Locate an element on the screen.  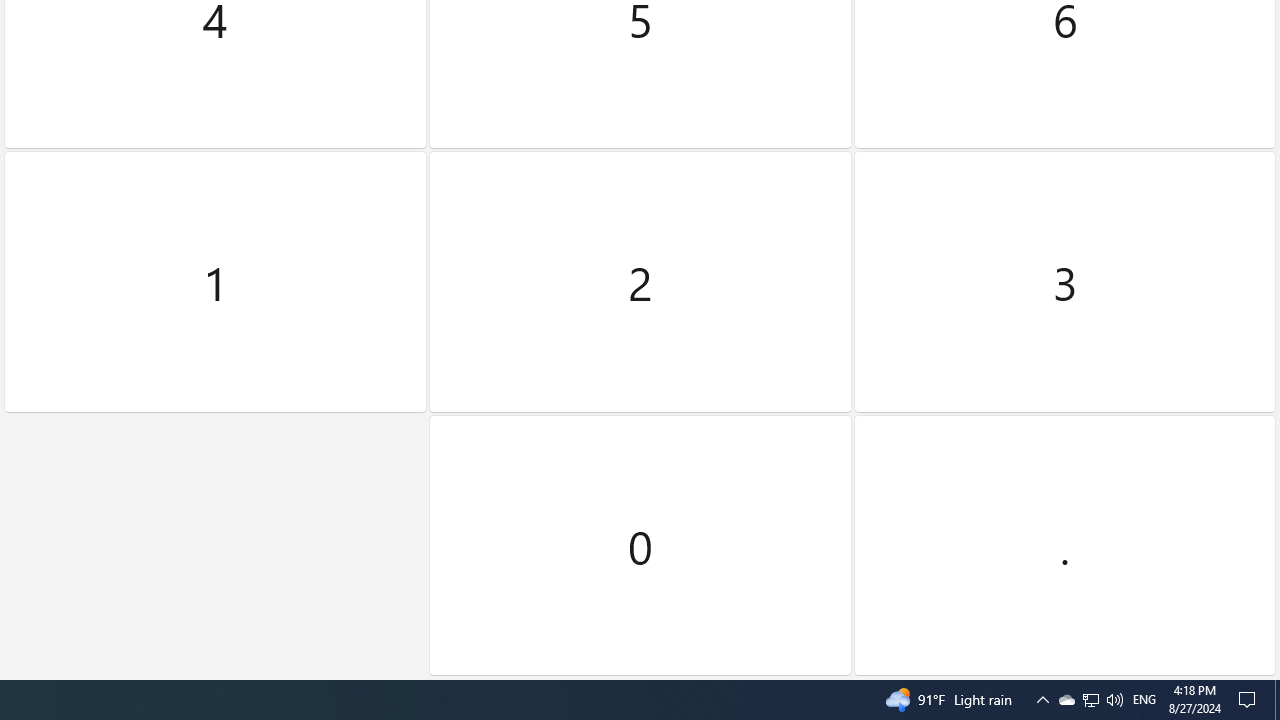
'Three' is located at coordinates (1063, 282).